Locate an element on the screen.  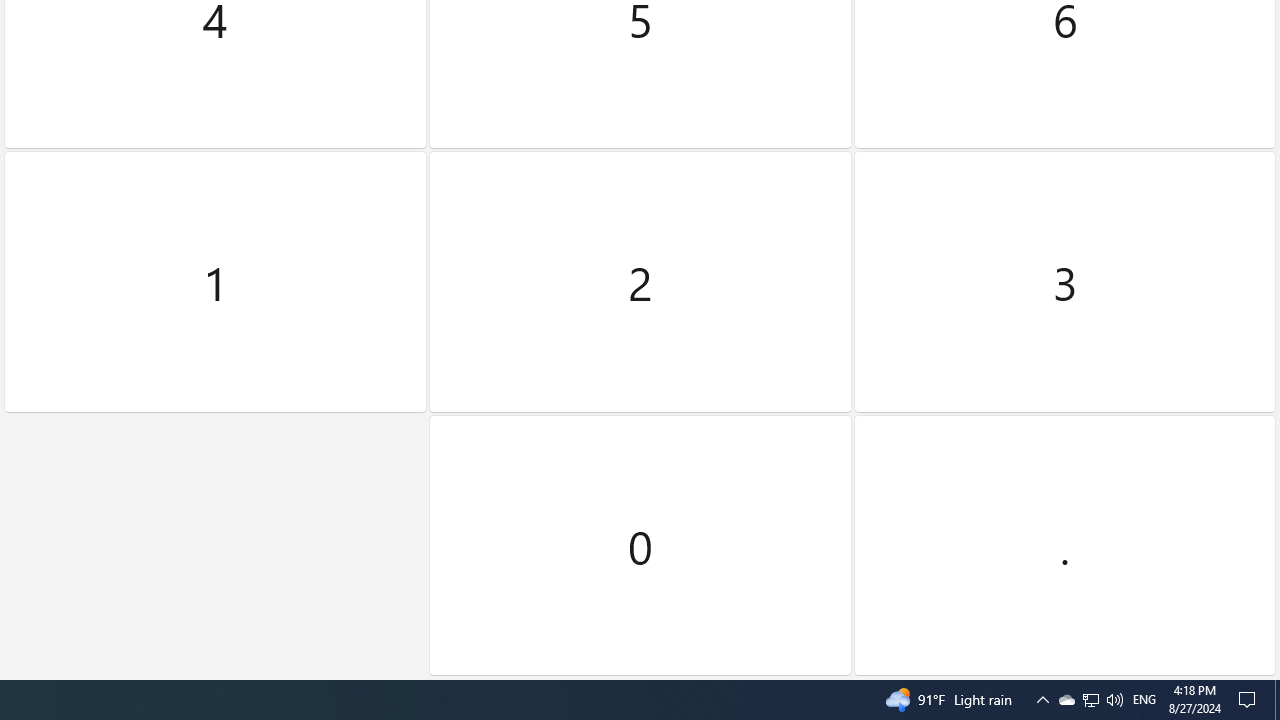
'Three' is located at coordinates (1063, 282).